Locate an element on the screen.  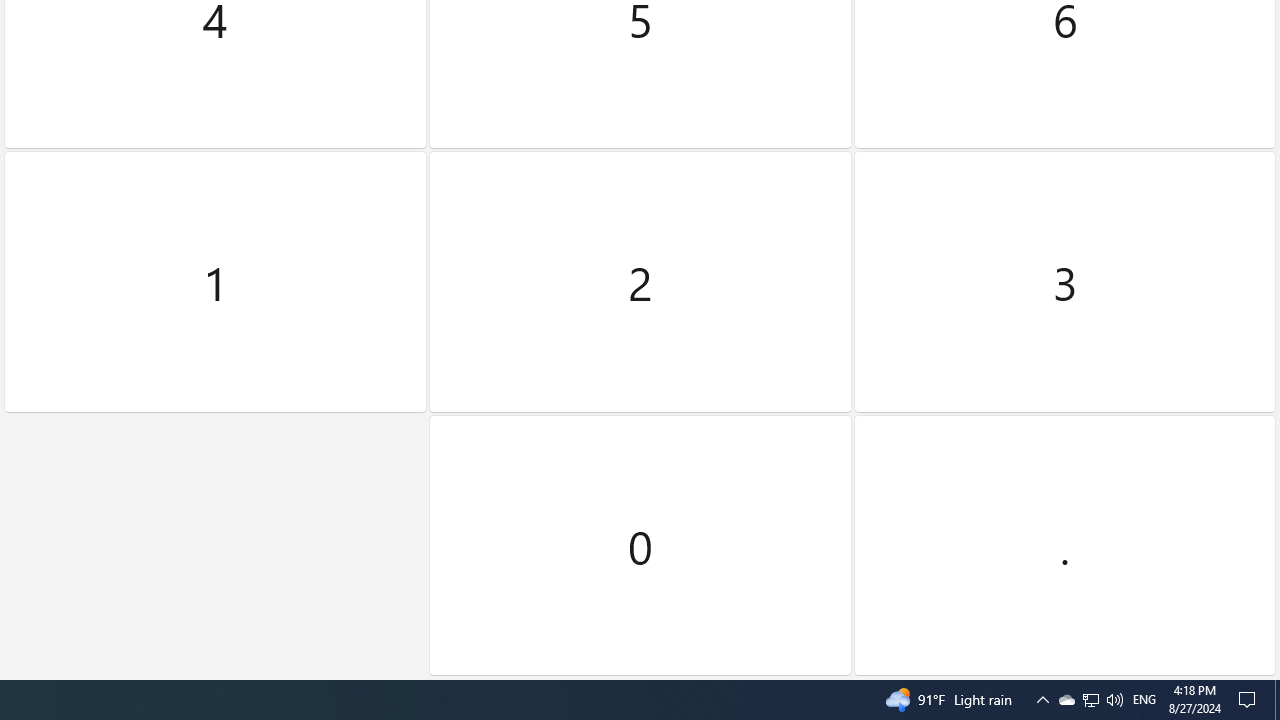
'Three' is located at coordinates (1063, 282).